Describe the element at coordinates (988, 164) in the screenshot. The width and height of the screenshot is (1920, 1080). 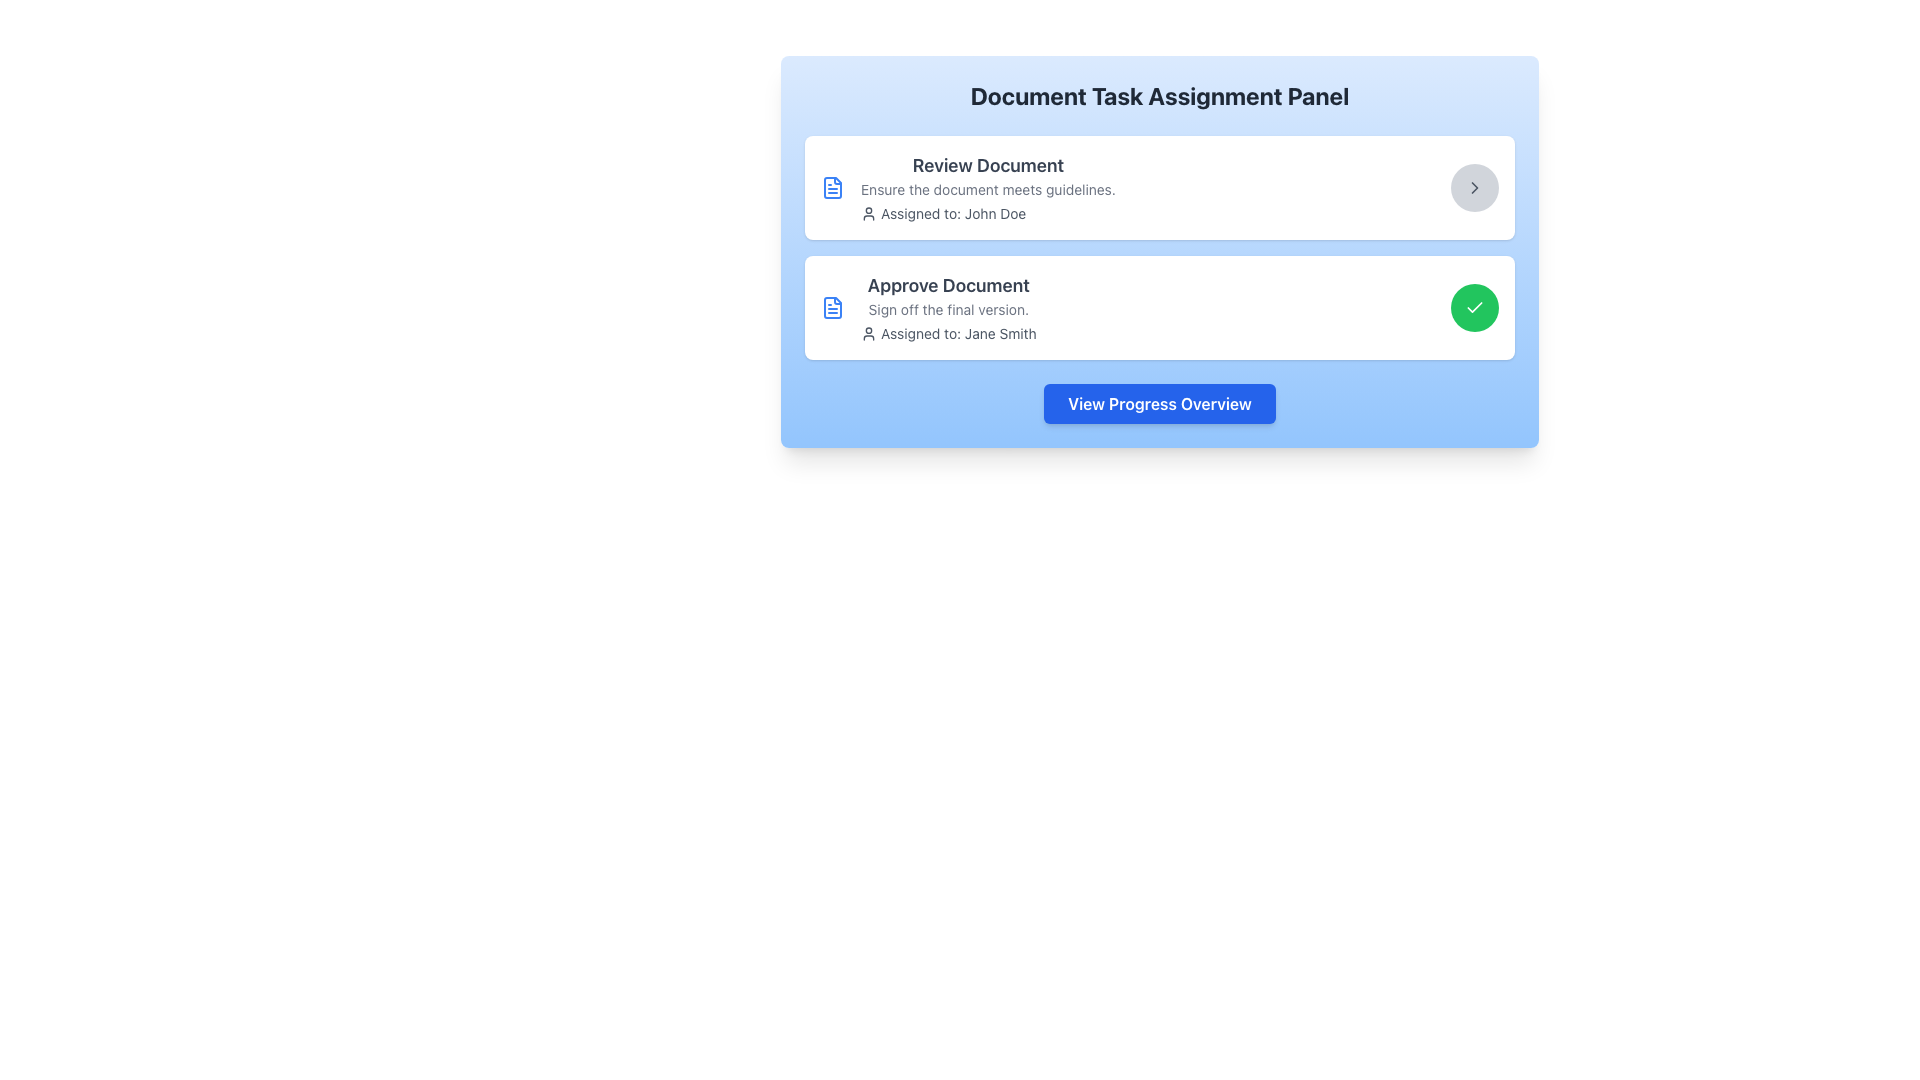
I see `the text label reading 'Review Document'` at that location.